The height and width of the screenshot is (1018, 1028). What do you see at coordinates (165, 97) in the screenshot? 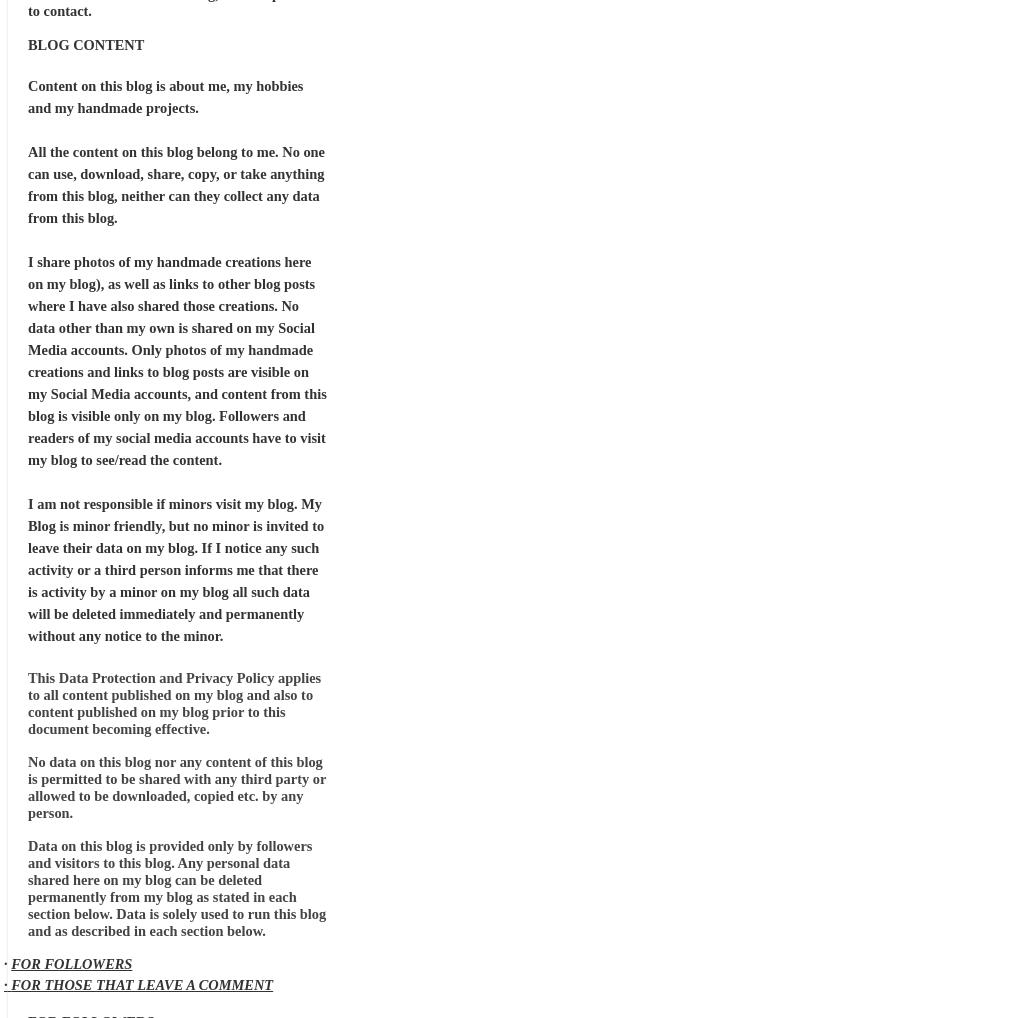
I see `'Content on this blog is about me, my hobbies and my handmade projects.'` at bounding box center [165, 97].